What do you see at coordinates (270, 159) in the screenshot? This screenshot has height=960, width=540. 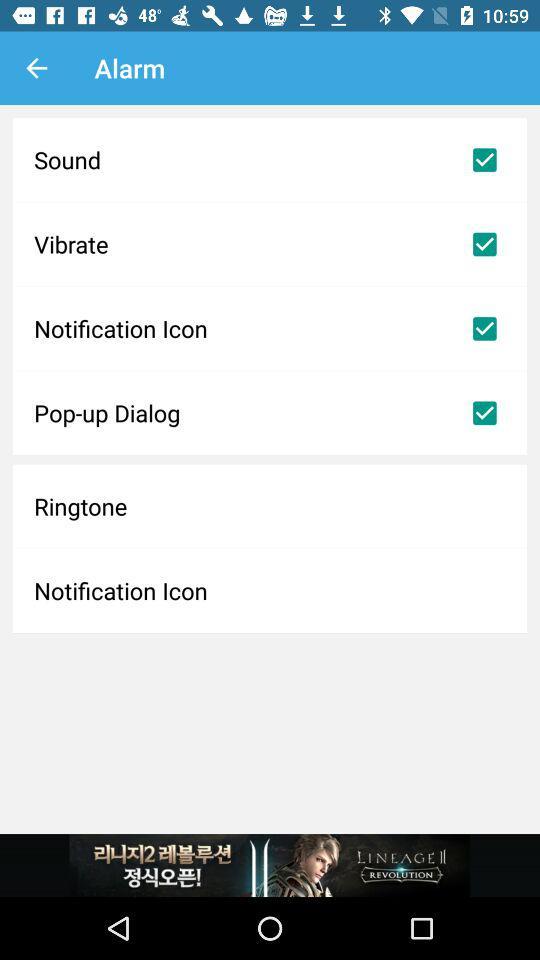 I see `sound icon` at bounding box center [270, 159].